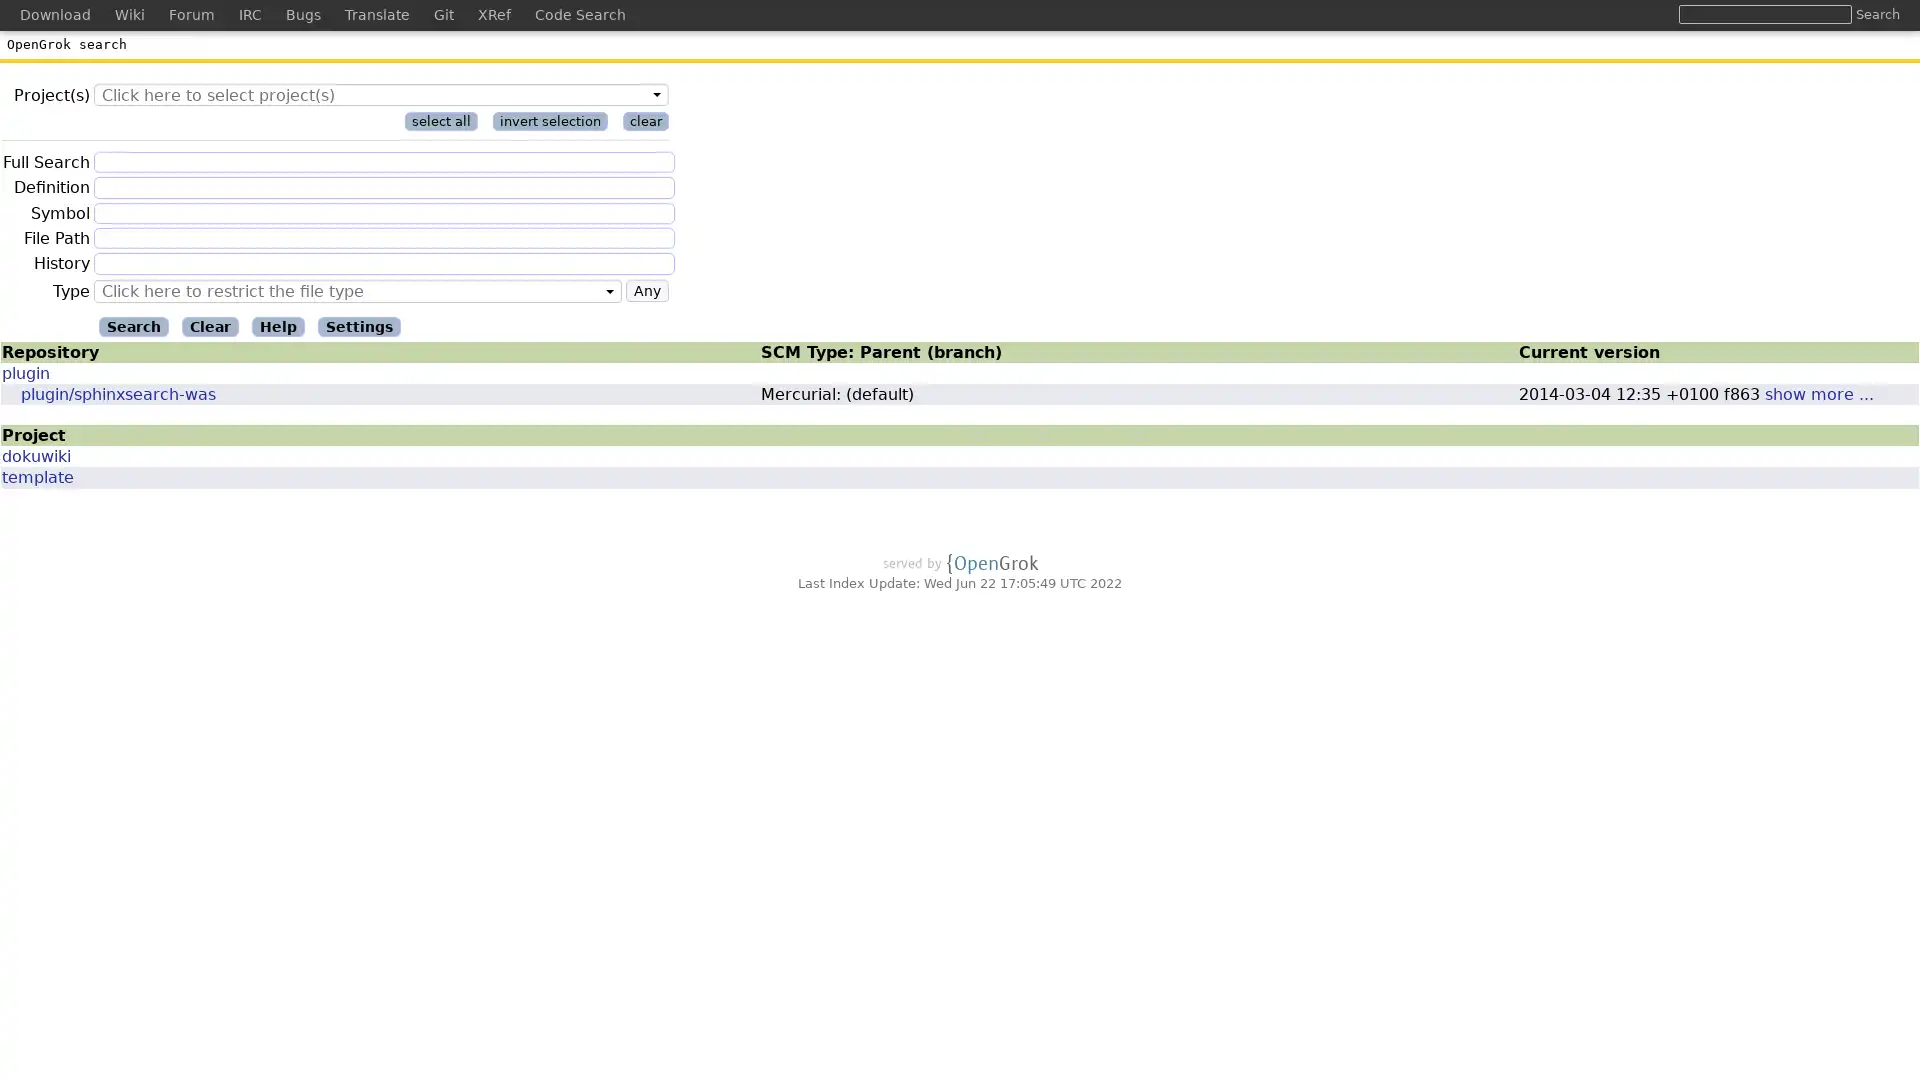  I want to click on Help, so click(277, 325).